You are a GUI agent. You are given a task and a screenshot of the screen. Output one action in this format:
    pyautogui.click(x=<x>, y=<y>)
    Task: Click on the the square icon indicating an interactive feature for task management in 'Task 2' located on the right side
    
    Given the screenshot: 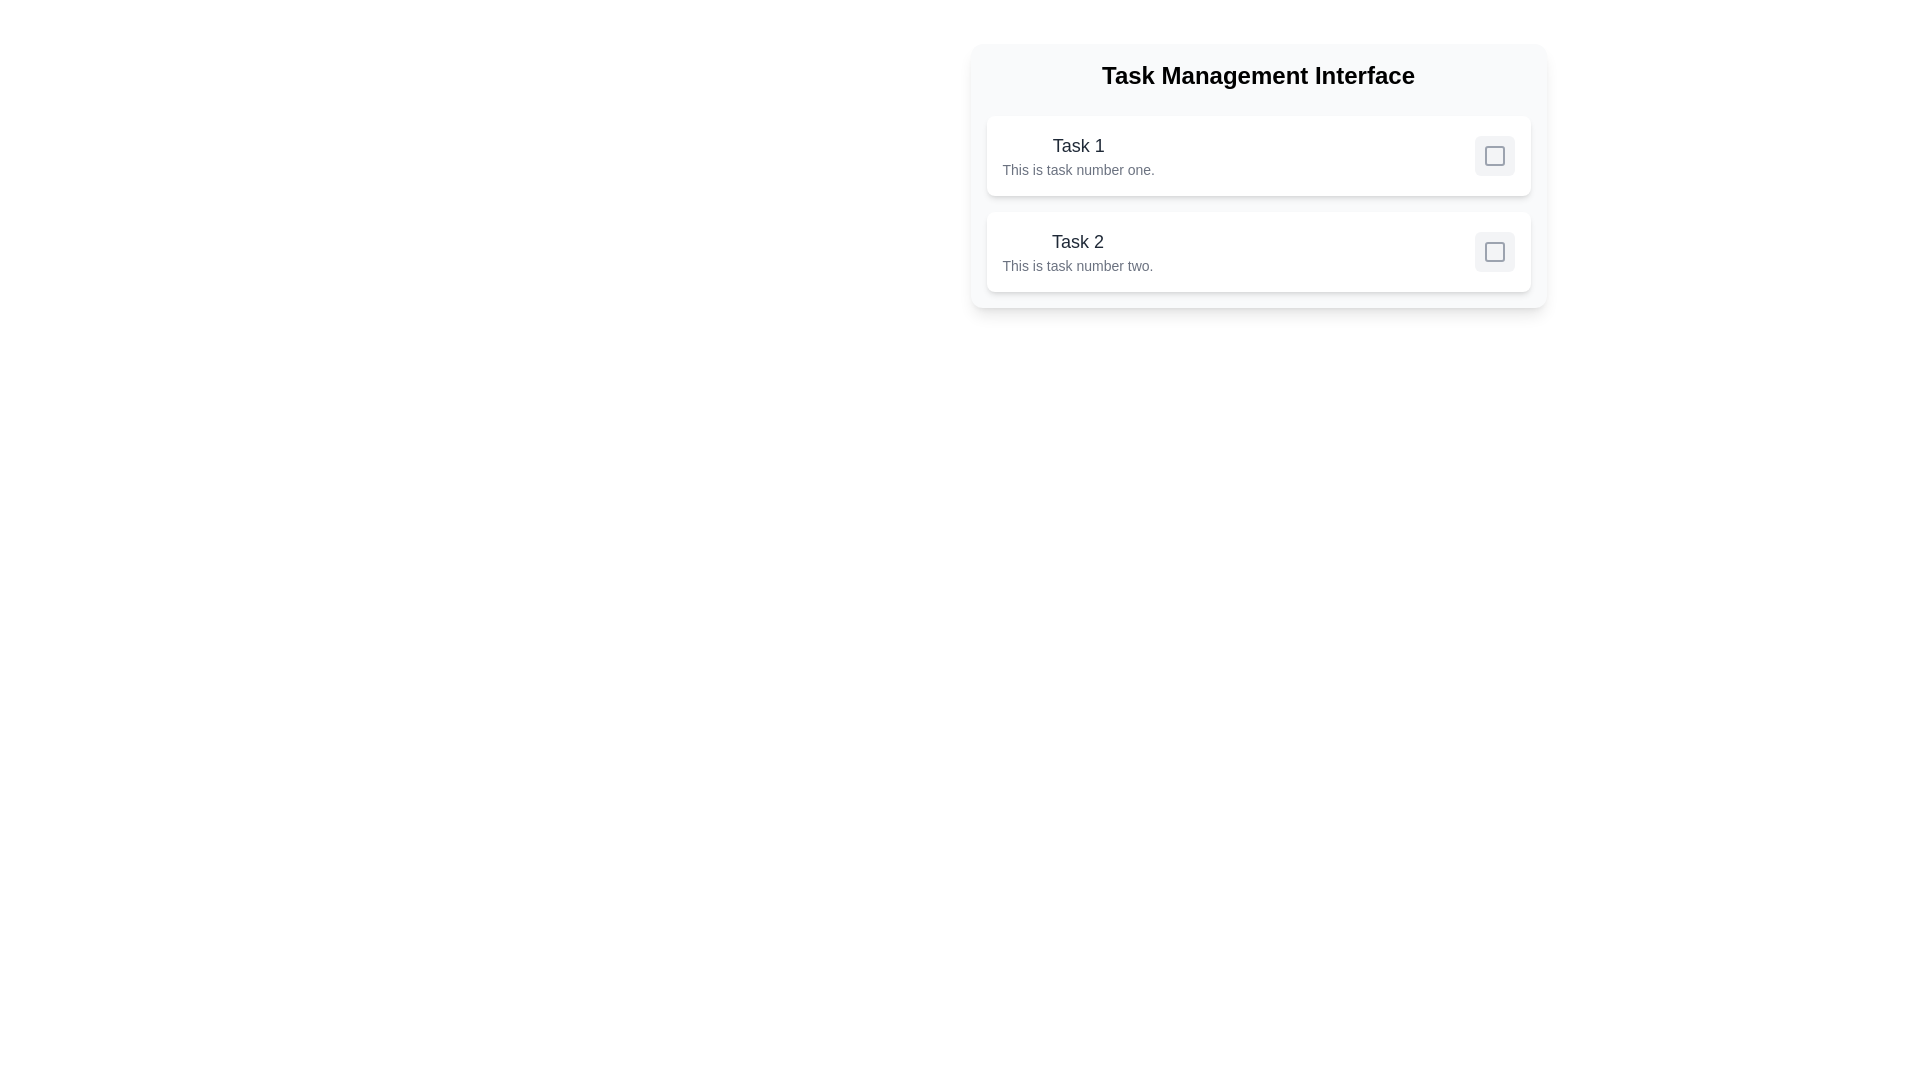 What is the action you would take?
    pyautogui.click(x=1494, y=250)
    